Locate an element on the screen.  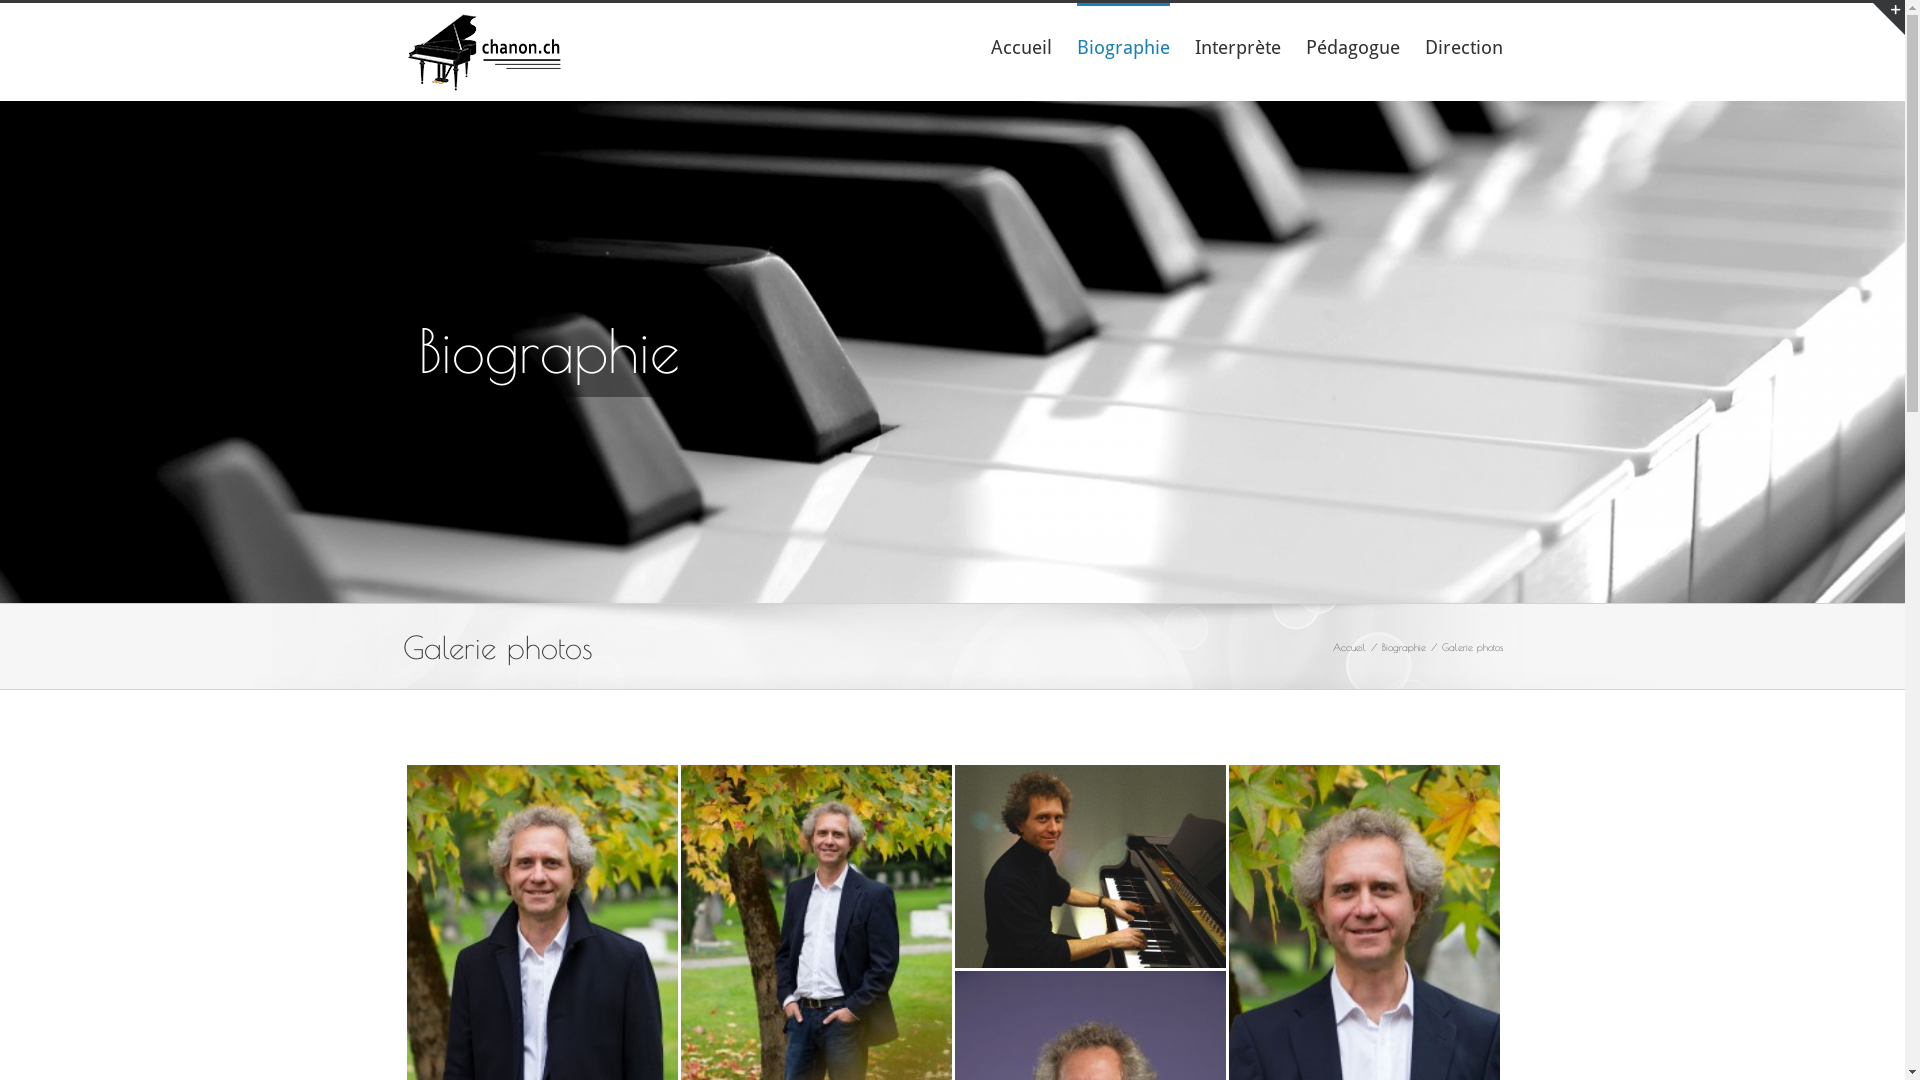
'Accueil' is located at coordinates (1020, 45).